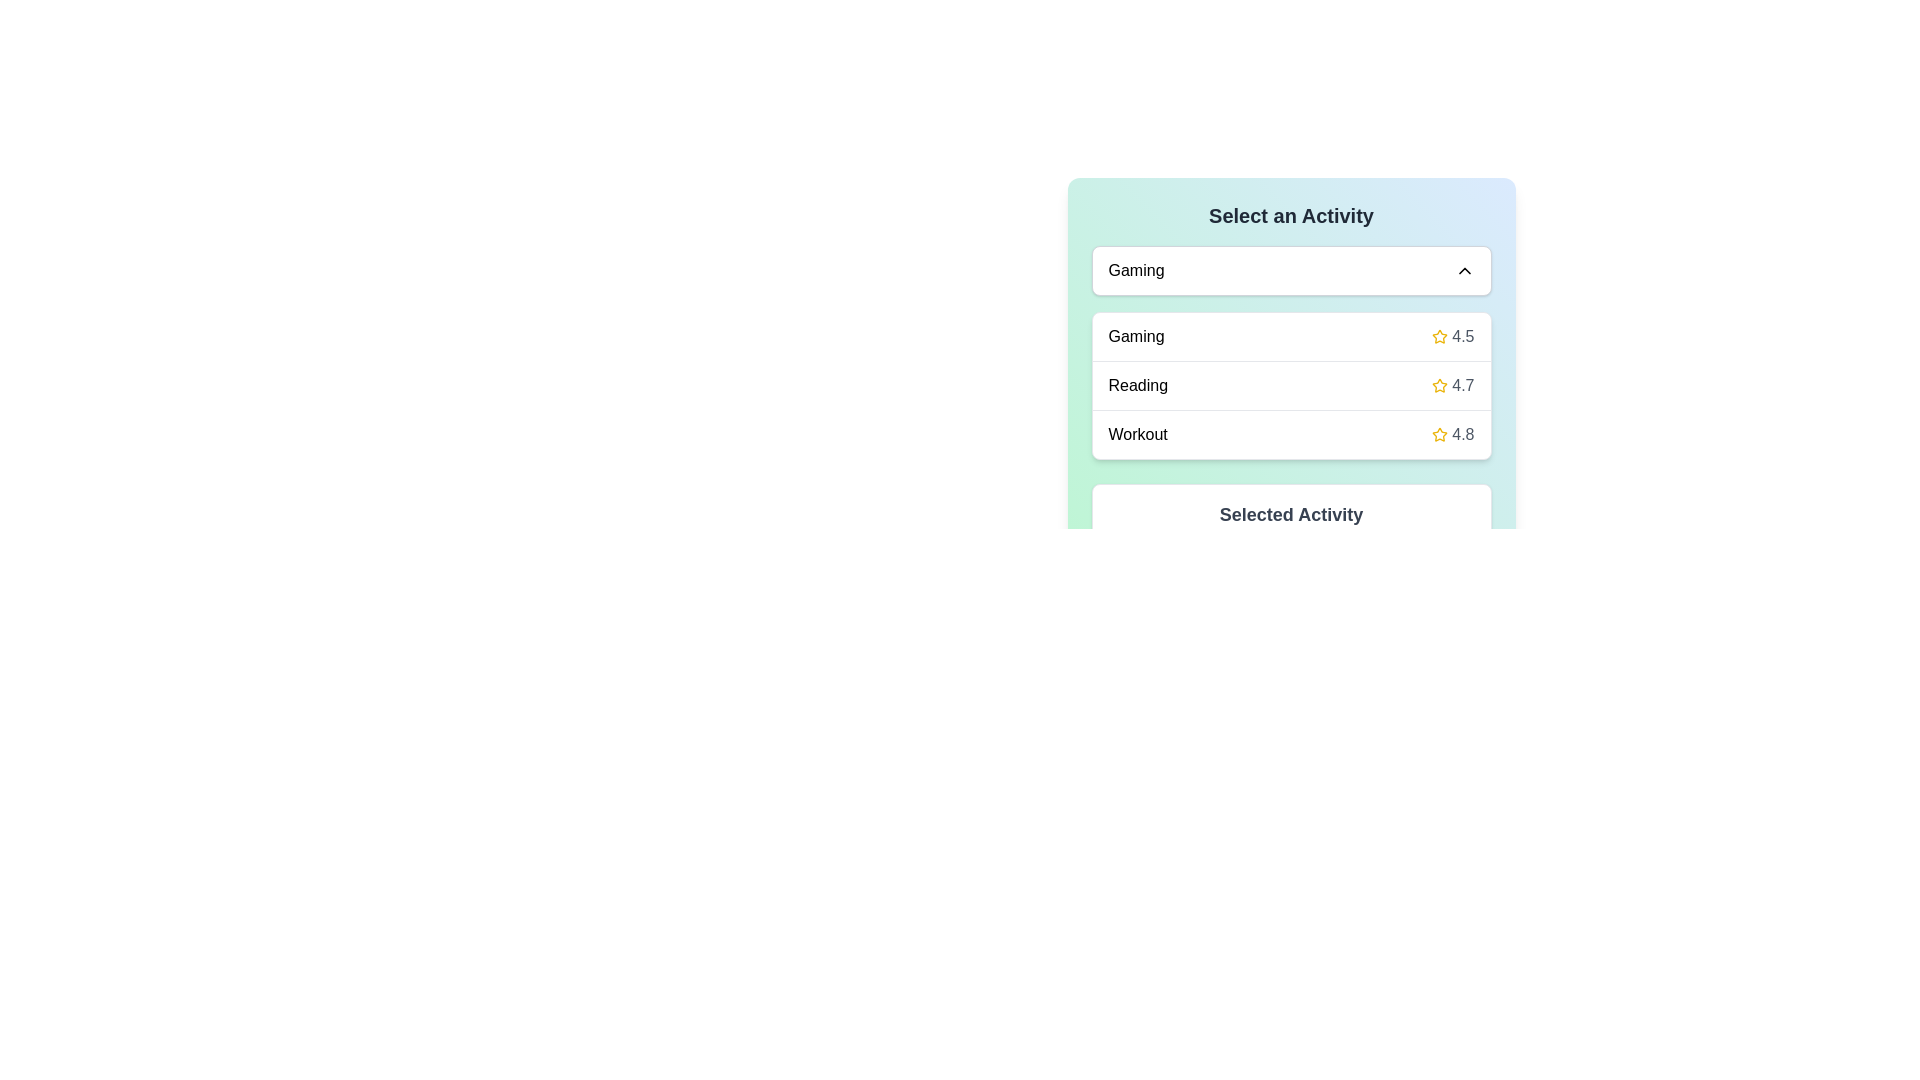 Image resolution: width=1920 pixels, height=1080 pixels. I want to click on the Dropdown toggle icon (upward-chevron) located at the far right of the 'Gaming' dropdown menu, so click(1464, 270).